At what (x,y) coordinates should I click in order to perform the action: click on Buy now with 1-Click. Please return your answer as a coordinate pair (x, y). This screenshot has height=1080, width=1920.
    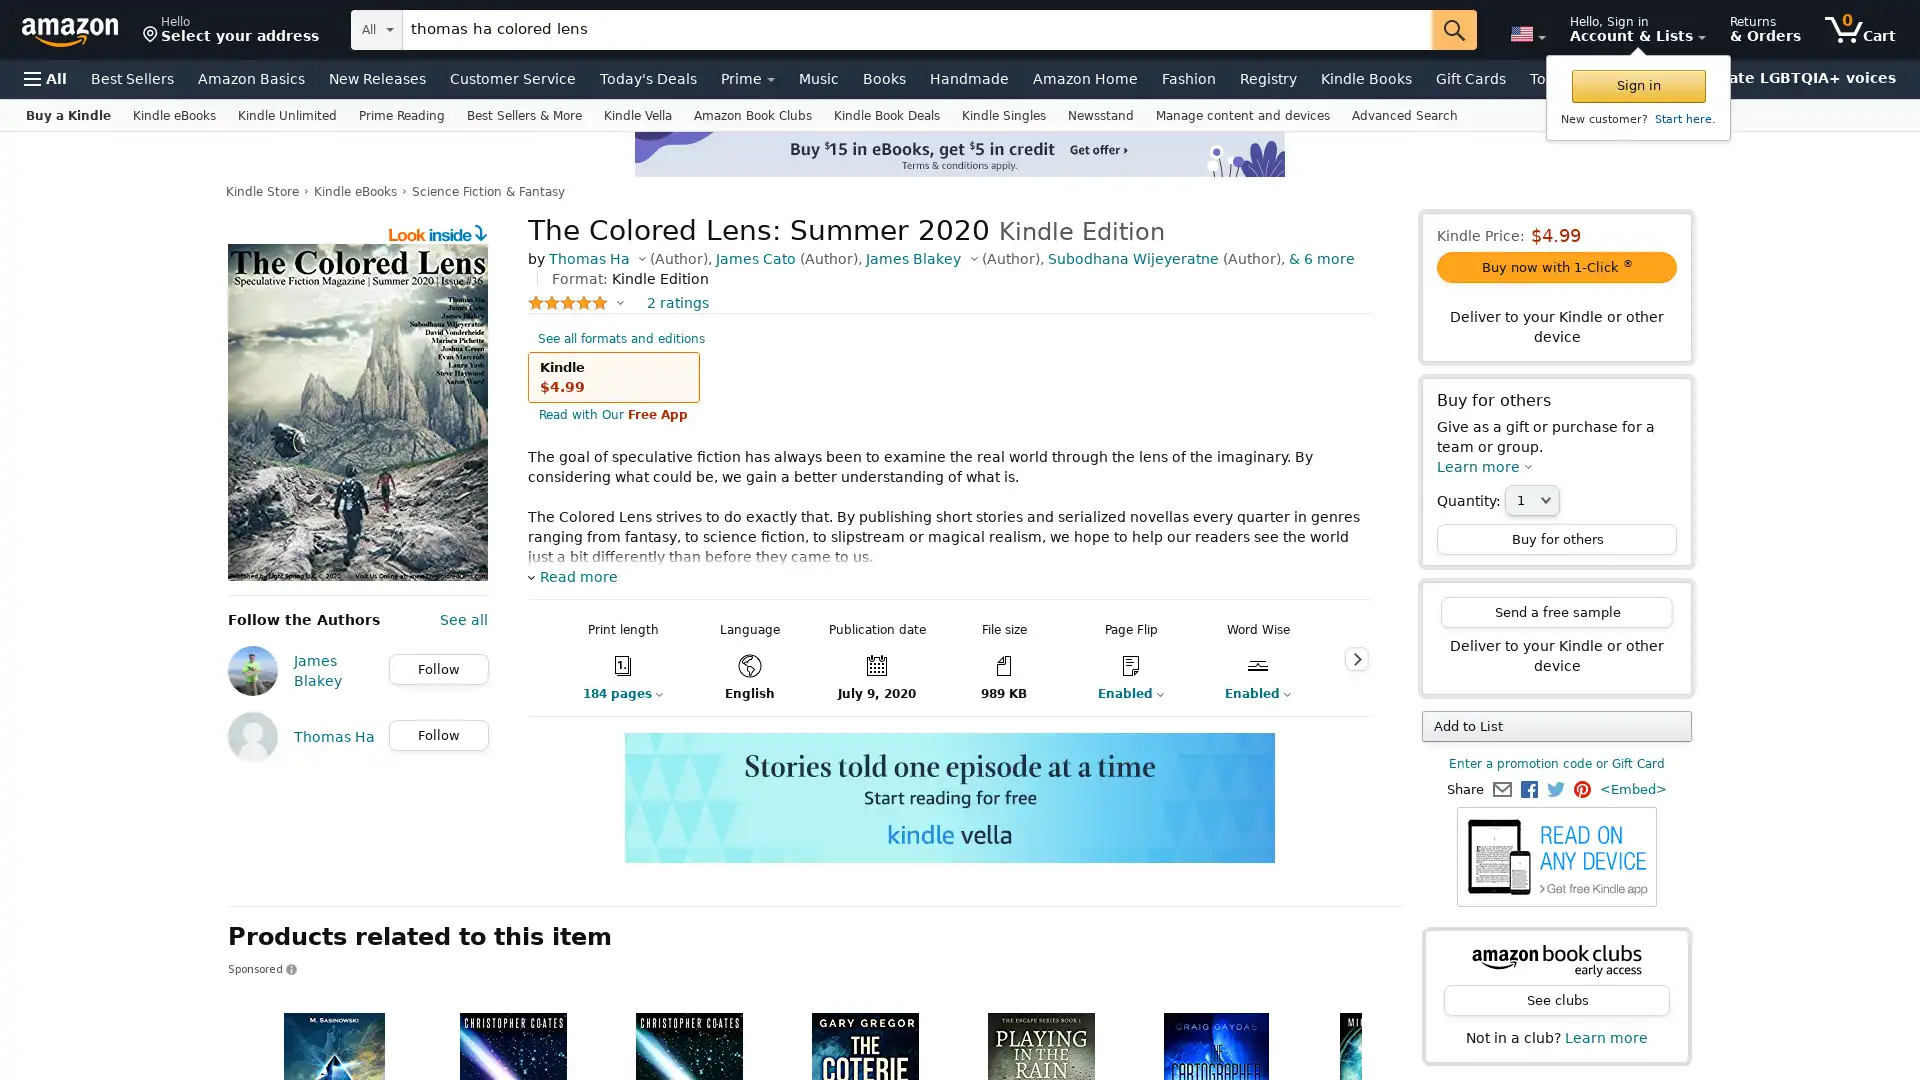
    Looking at the image, I should click on (1555, 266).